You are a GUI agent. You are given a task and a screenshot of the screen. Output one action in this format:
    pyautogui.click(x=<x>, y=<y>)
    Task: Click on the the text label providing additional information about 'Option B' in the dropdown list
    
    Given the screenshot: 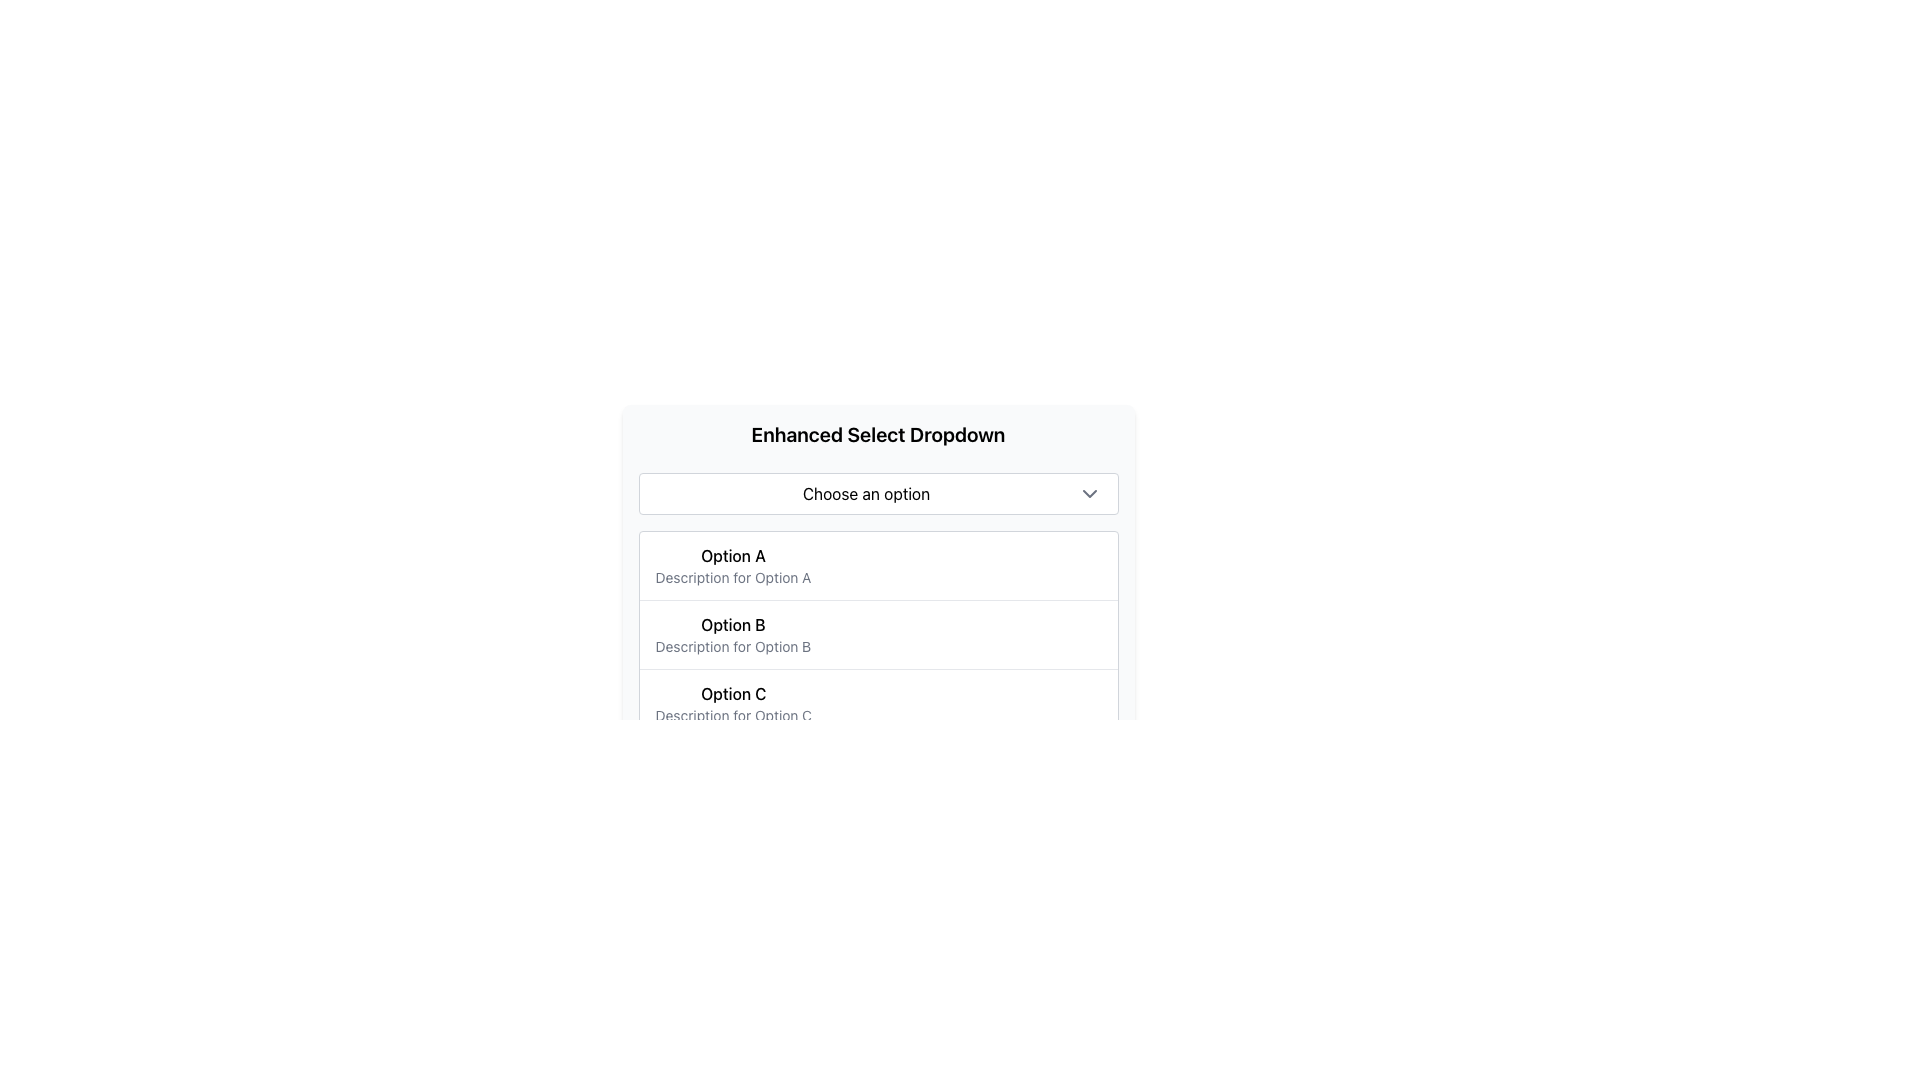 What is the action you would take?
    pyautogui.click(x=732, y=647)
    